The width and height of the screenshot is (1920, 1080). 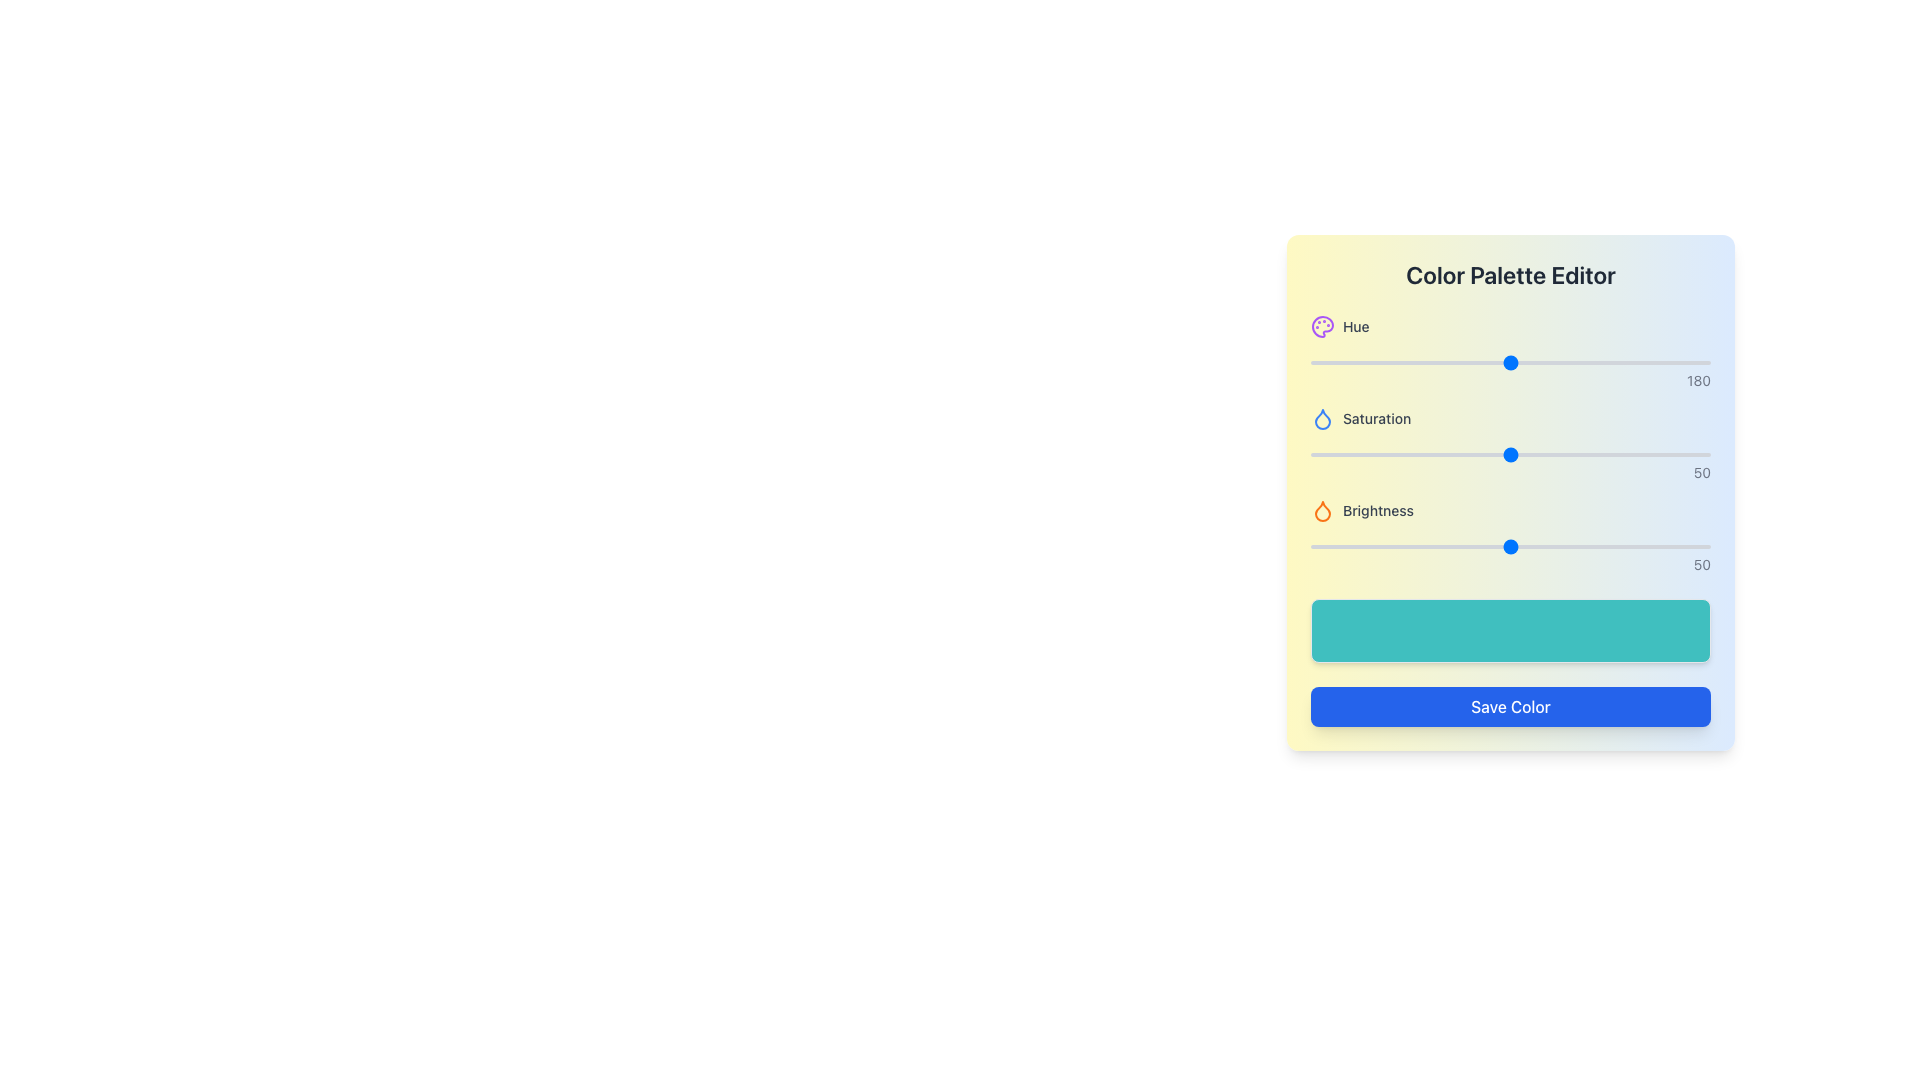 What do you see at coordinates (1666, 455) in the screenshot?
I see `the slider value` at bounding box center [1666, 455].